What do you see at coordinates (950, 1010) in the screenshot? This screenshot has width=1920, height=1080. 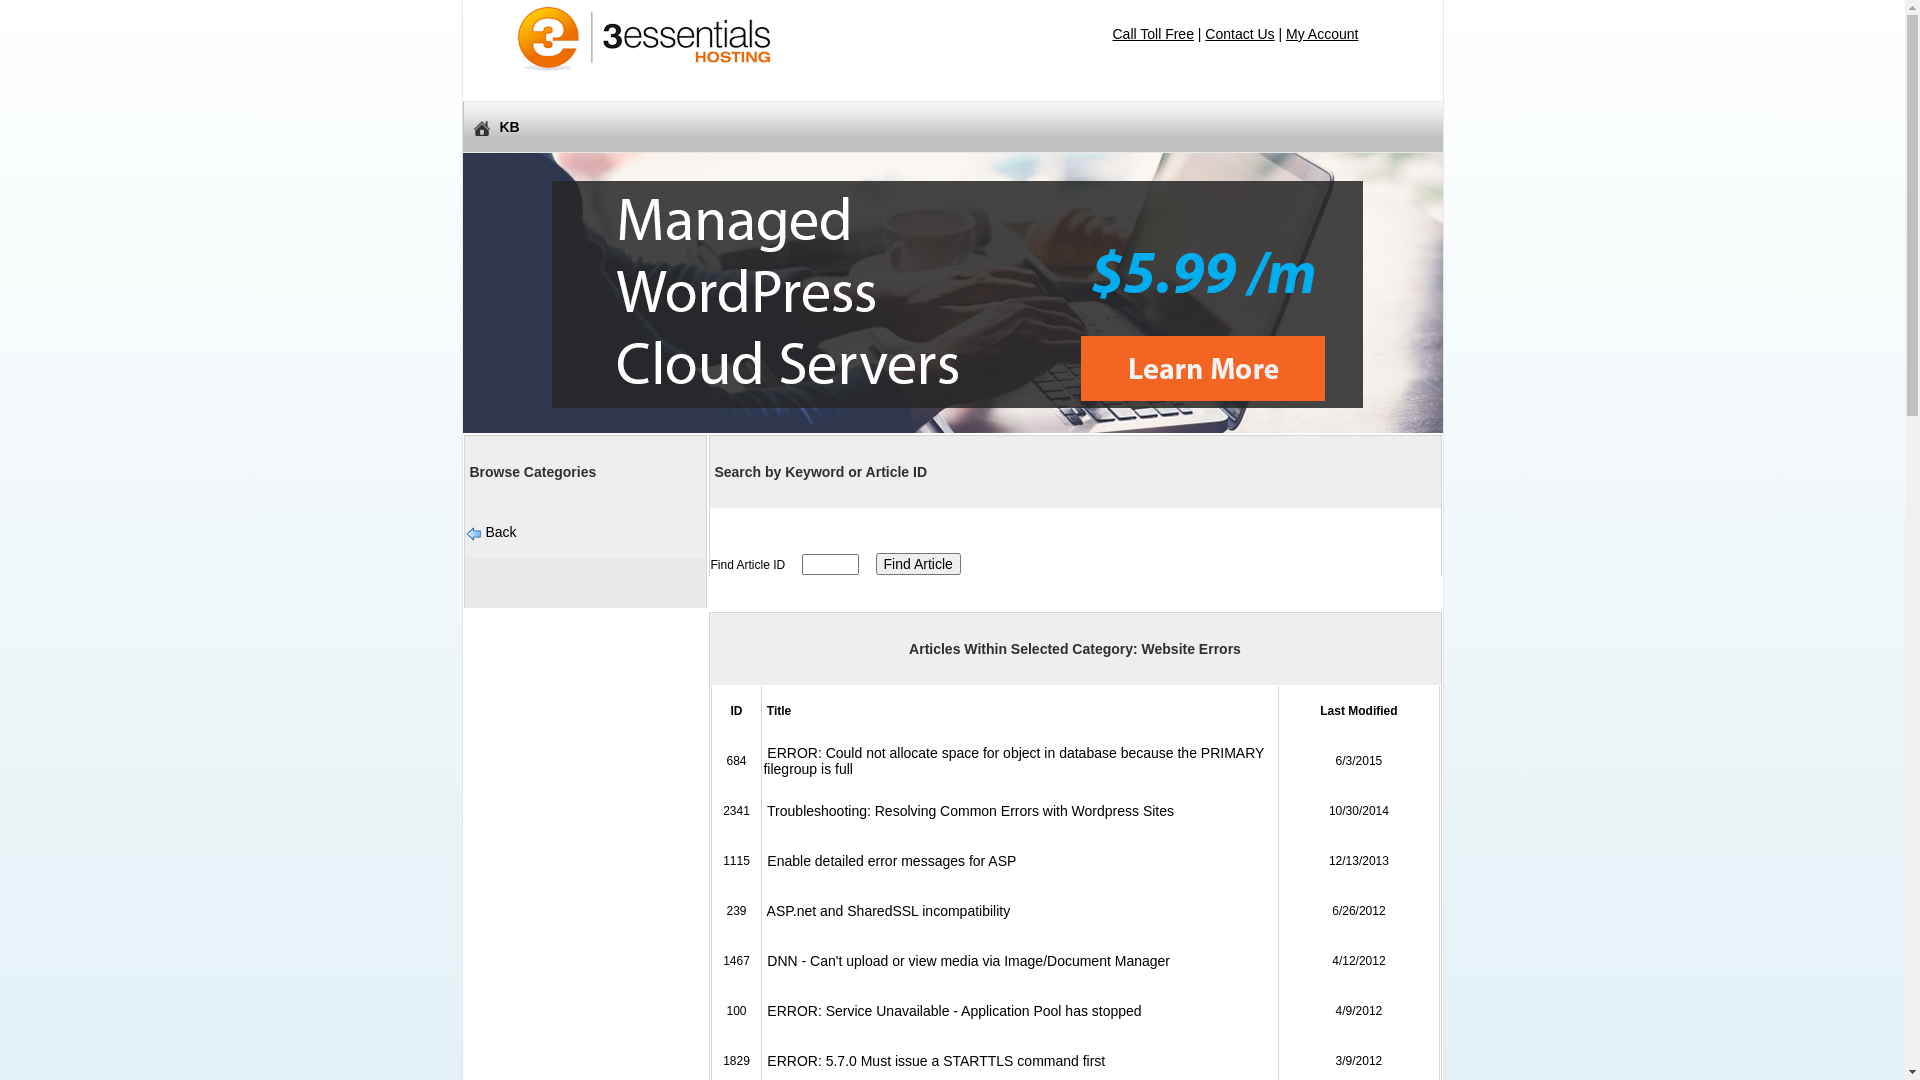 I see `' ERROR: Service Unavailable - Application Pool has stopped'` at bounding box center [950, 1010].